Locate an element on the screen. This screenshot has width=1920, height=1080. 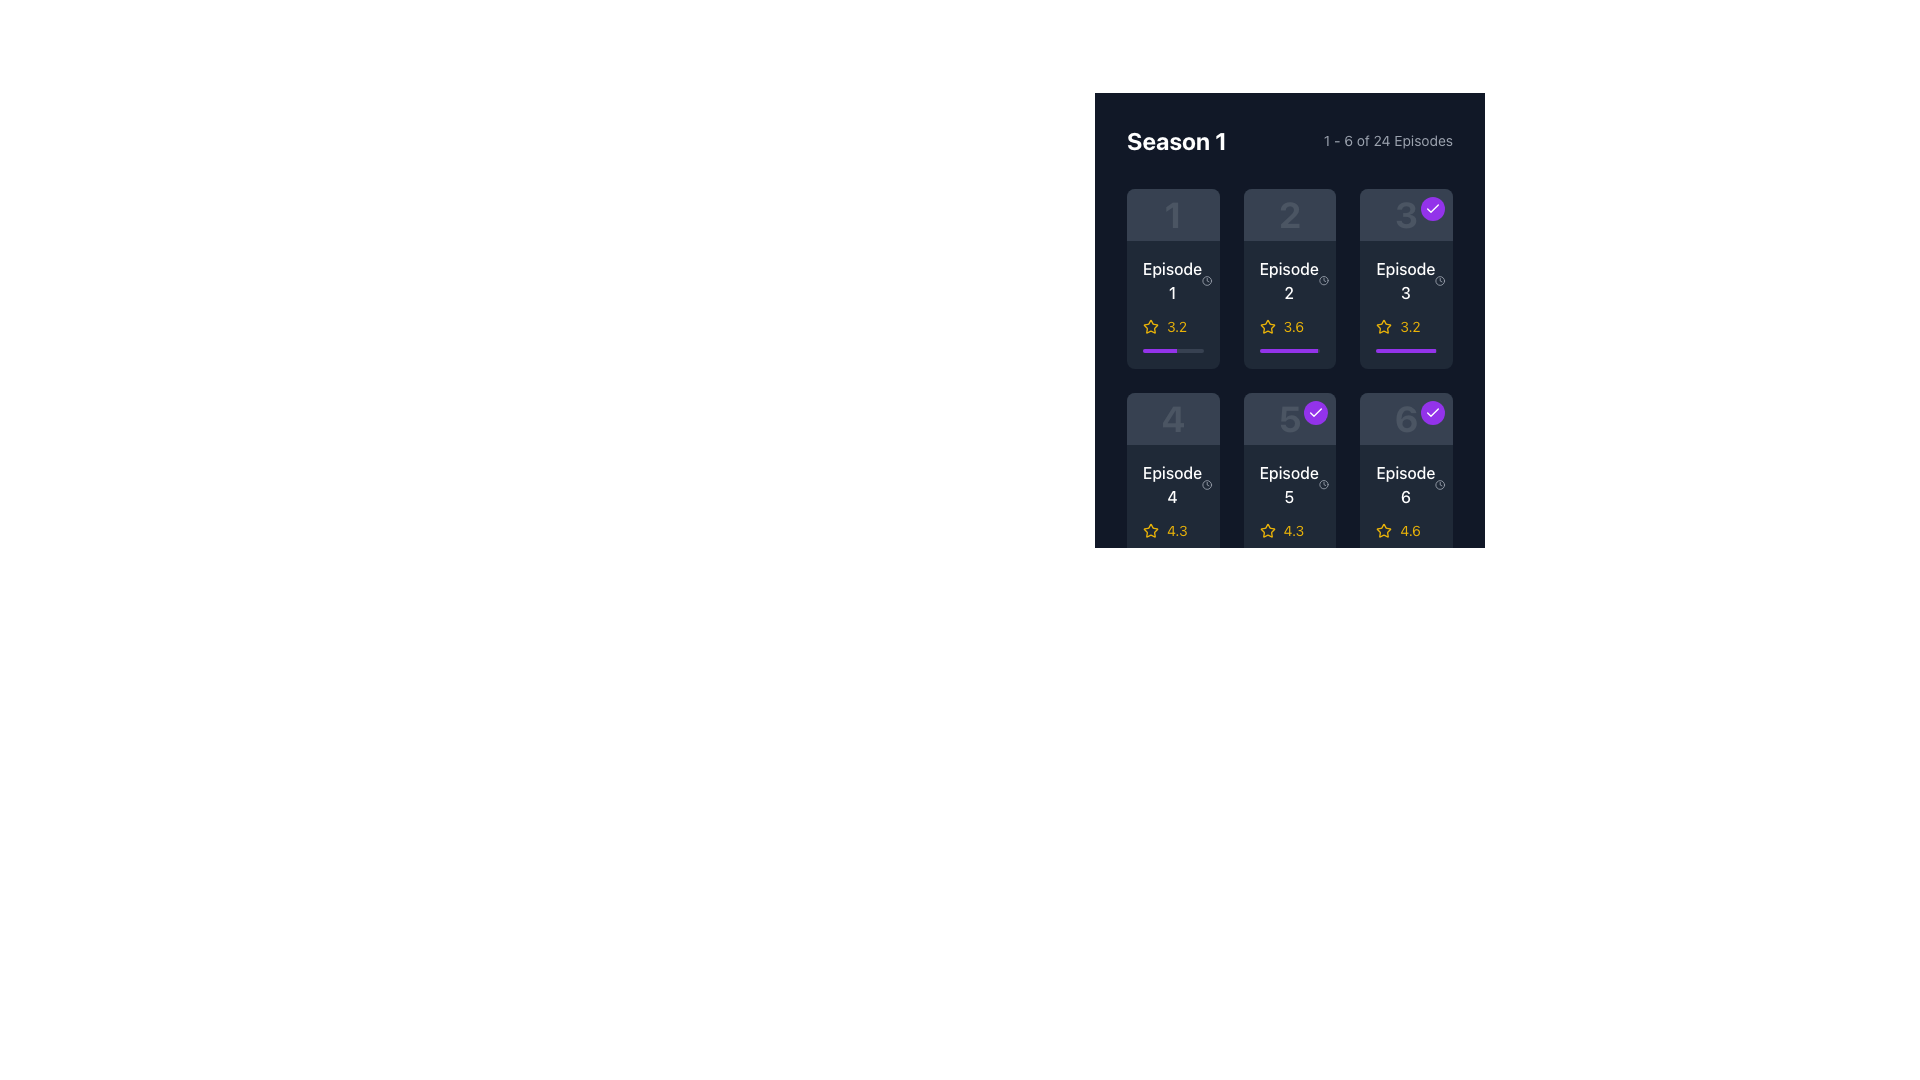
the fourth item is located at coordinates (1173, 508).